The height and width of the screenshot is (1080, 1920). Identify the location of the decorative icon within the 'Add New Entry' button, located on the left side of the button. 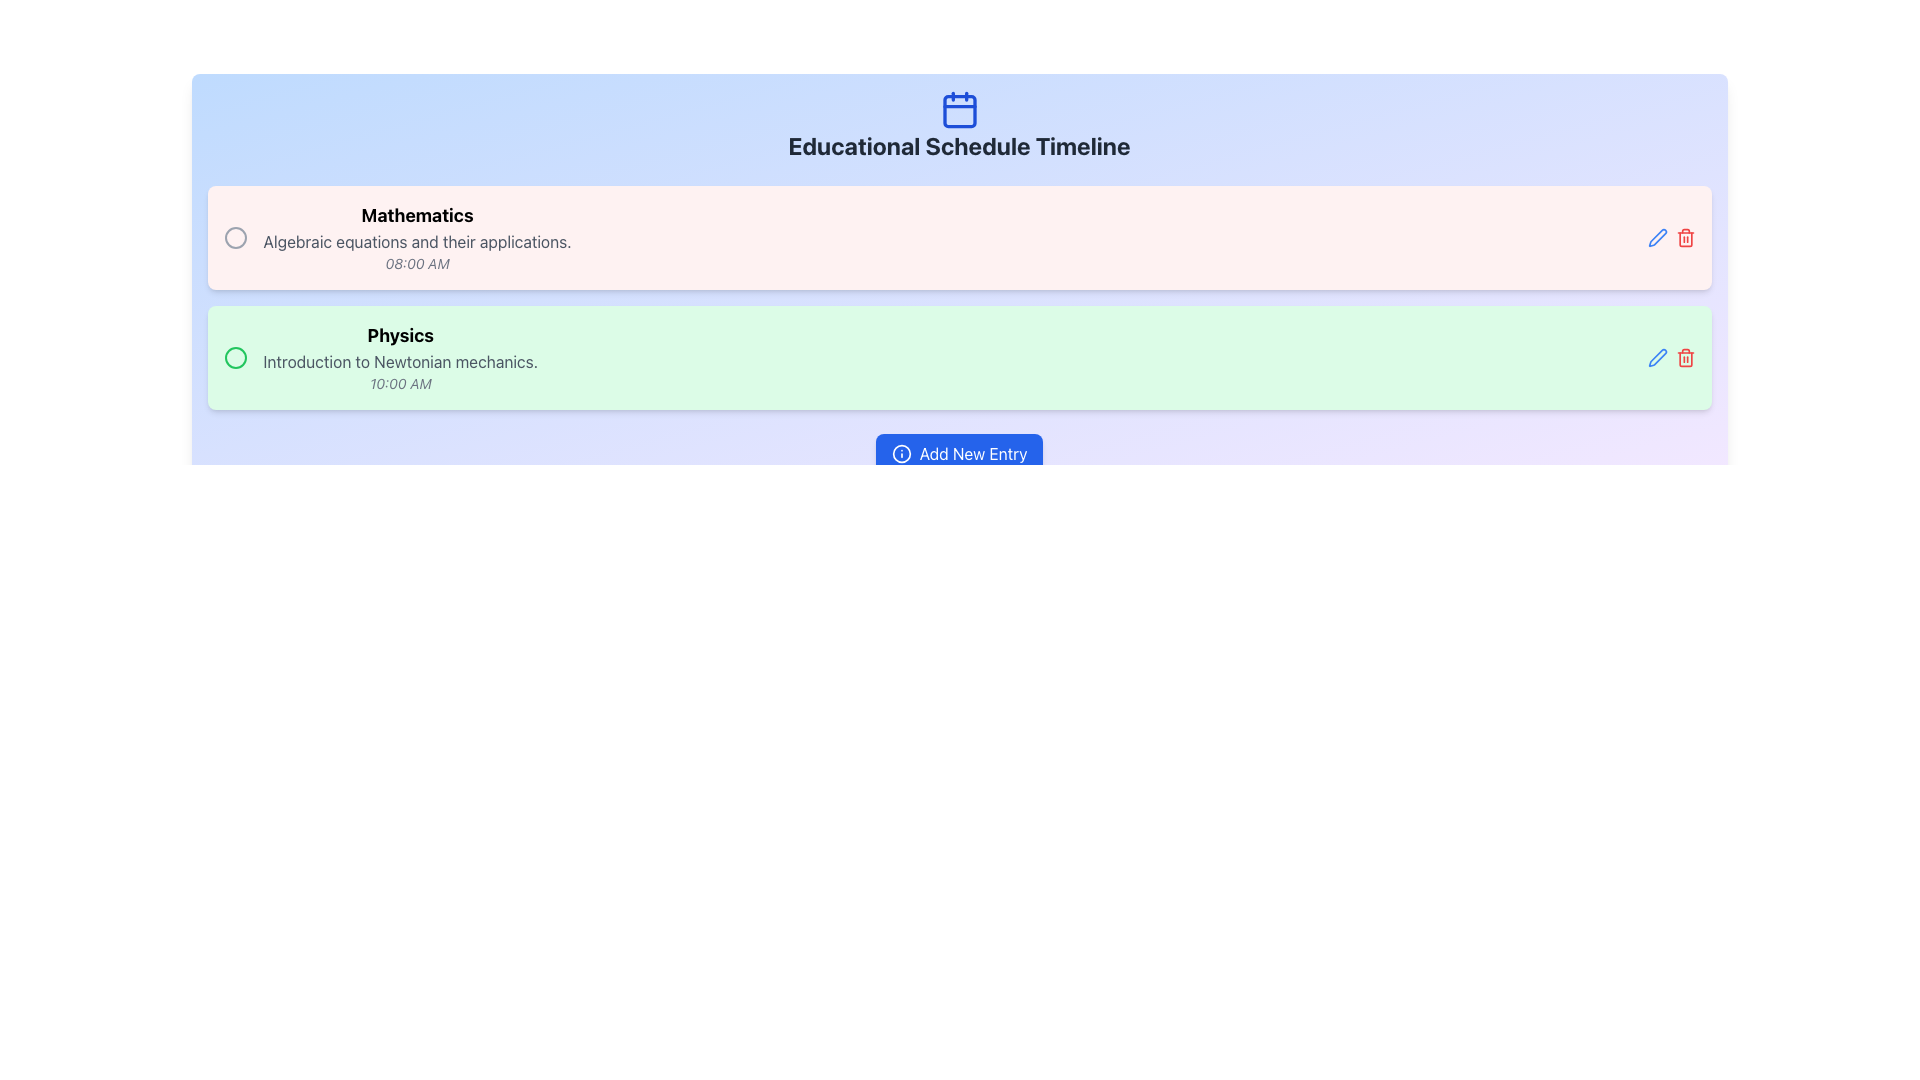
(900, 454).